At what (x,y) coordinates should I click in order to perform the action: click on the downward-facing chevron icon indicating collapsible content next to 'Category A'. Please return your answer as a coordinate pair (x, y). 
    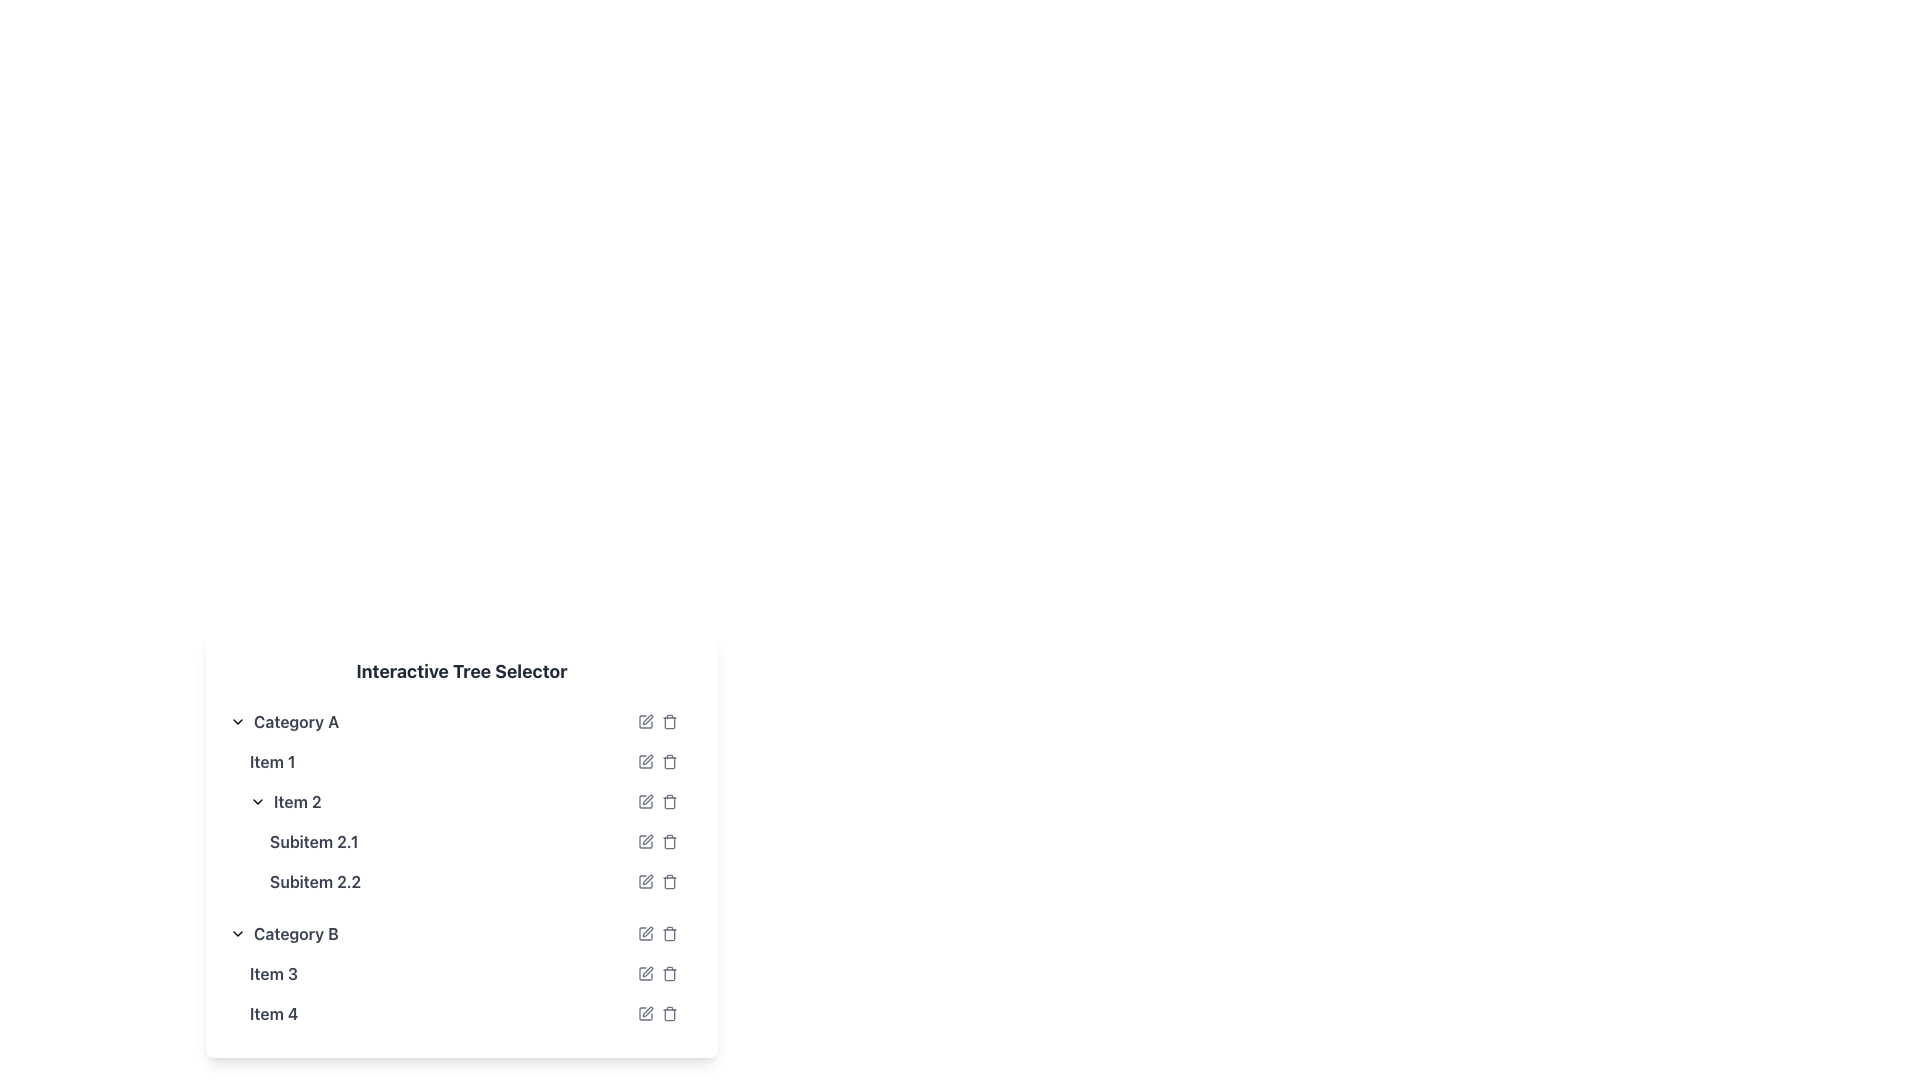
    Looking at the image, I should click on (238, 721).